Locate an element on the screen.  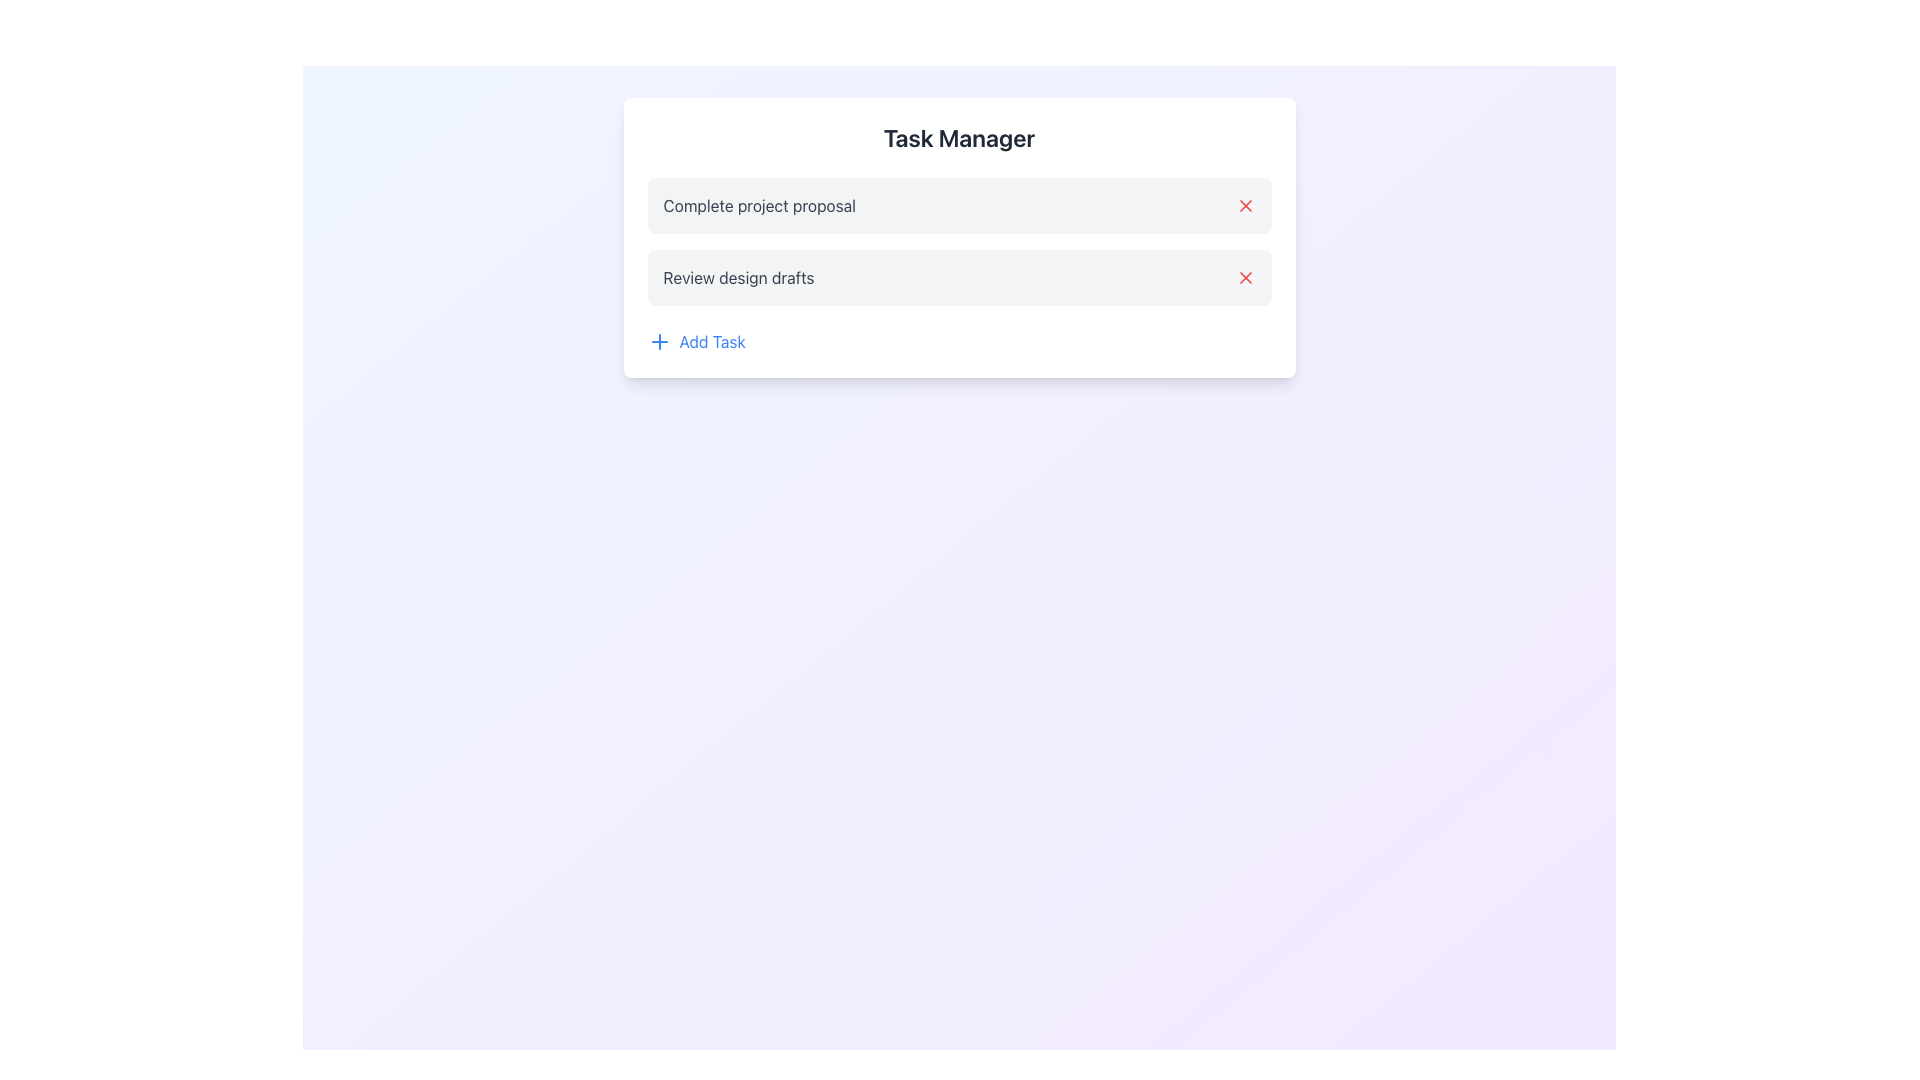
the Text Label that indicates adding a new task, located under 'Task Manager' and to the right of the '+' icon is located at coordinates (712, 341).